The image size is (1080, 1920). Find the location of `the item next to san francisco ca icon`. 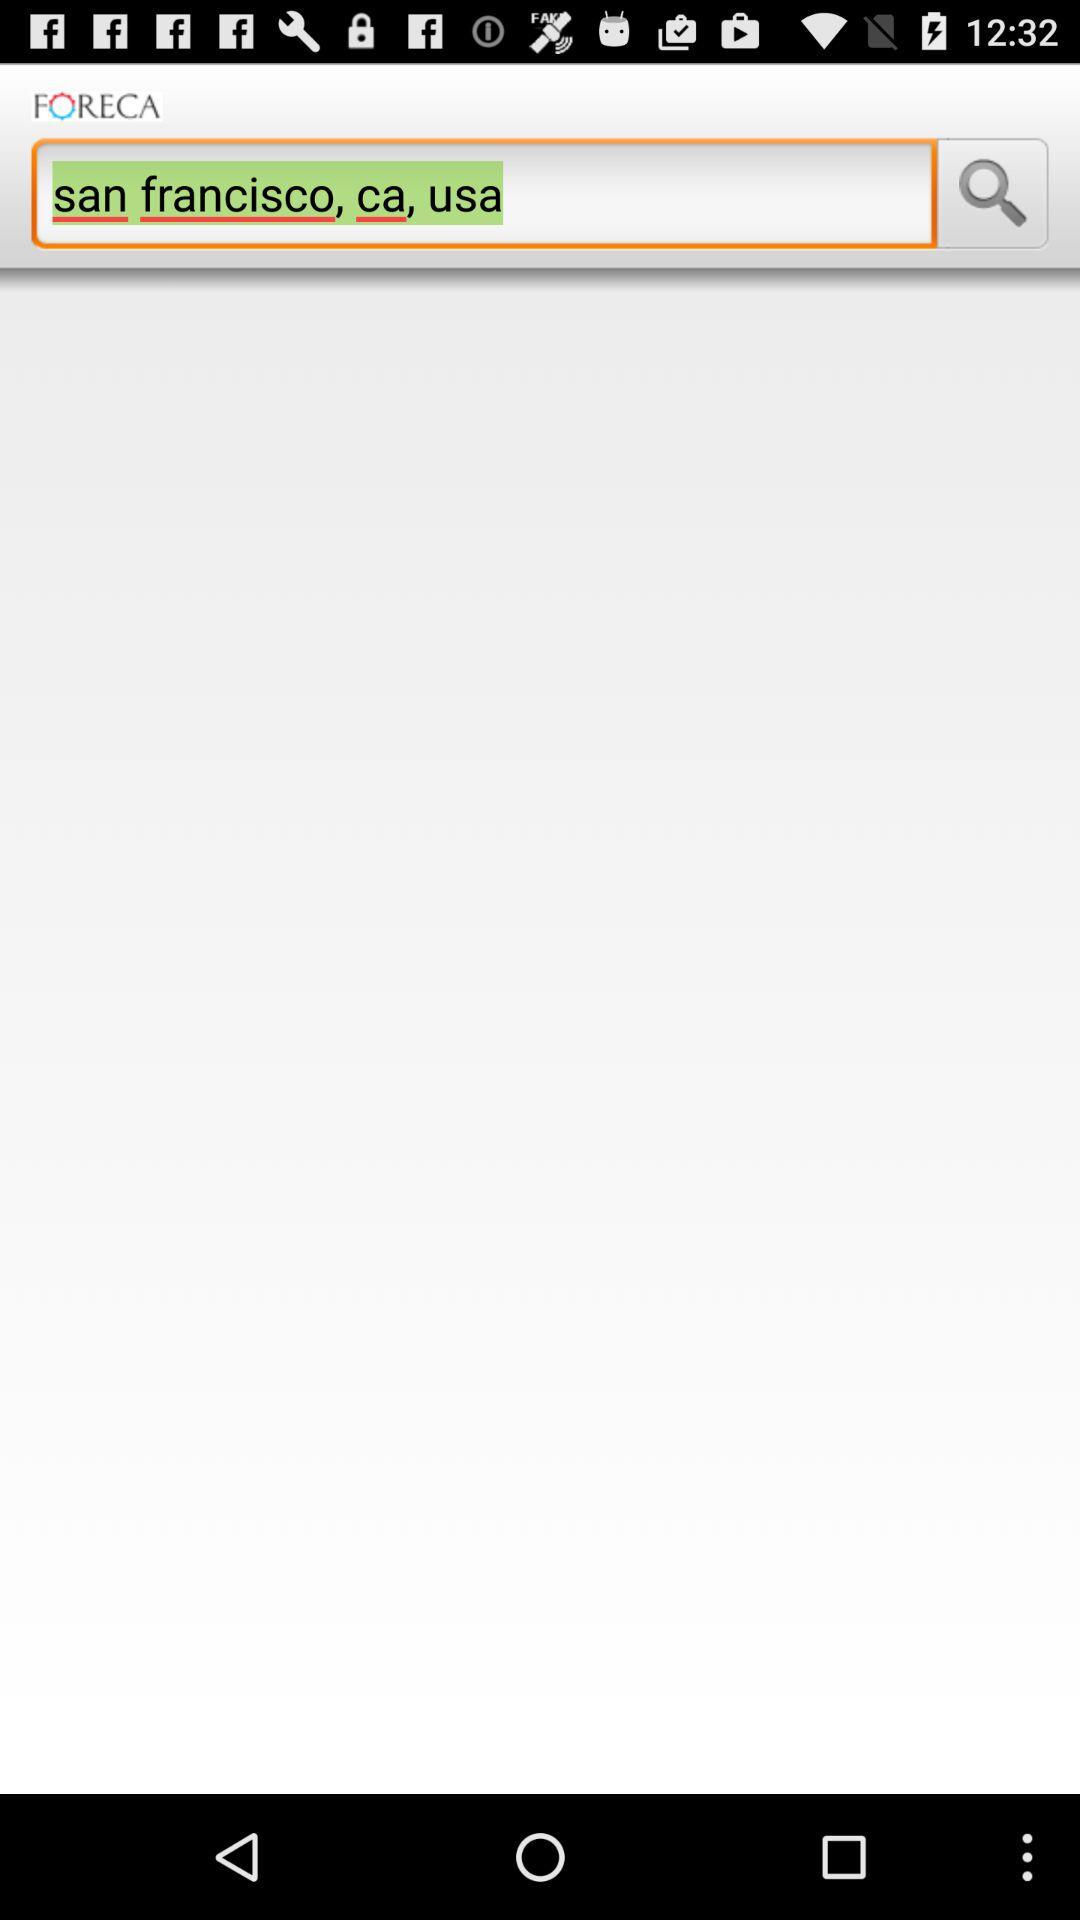

the item next to san francisco ca icon is located at coordinates (992, 193).